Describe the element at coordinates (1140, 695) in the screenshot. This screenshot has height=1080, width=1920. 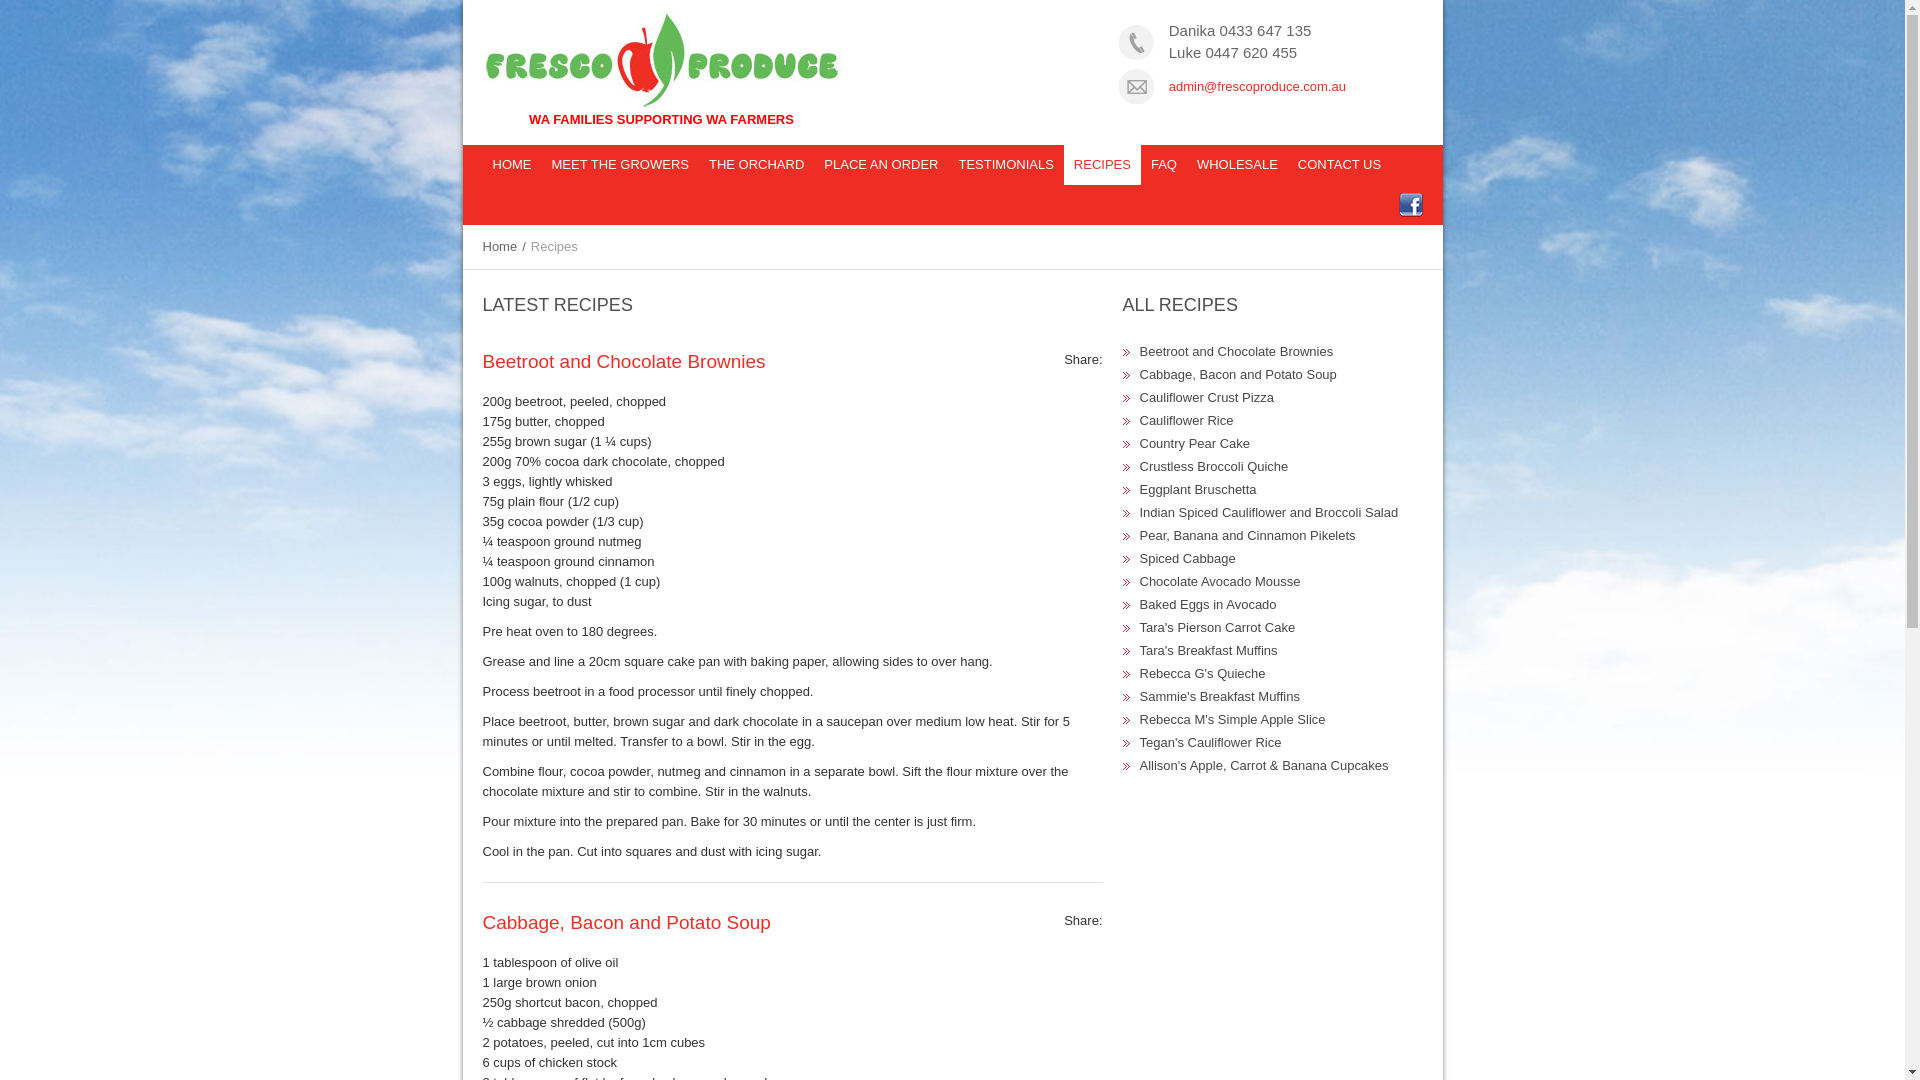
I see `'Sammie's Breakfast Muffins'` at that location.